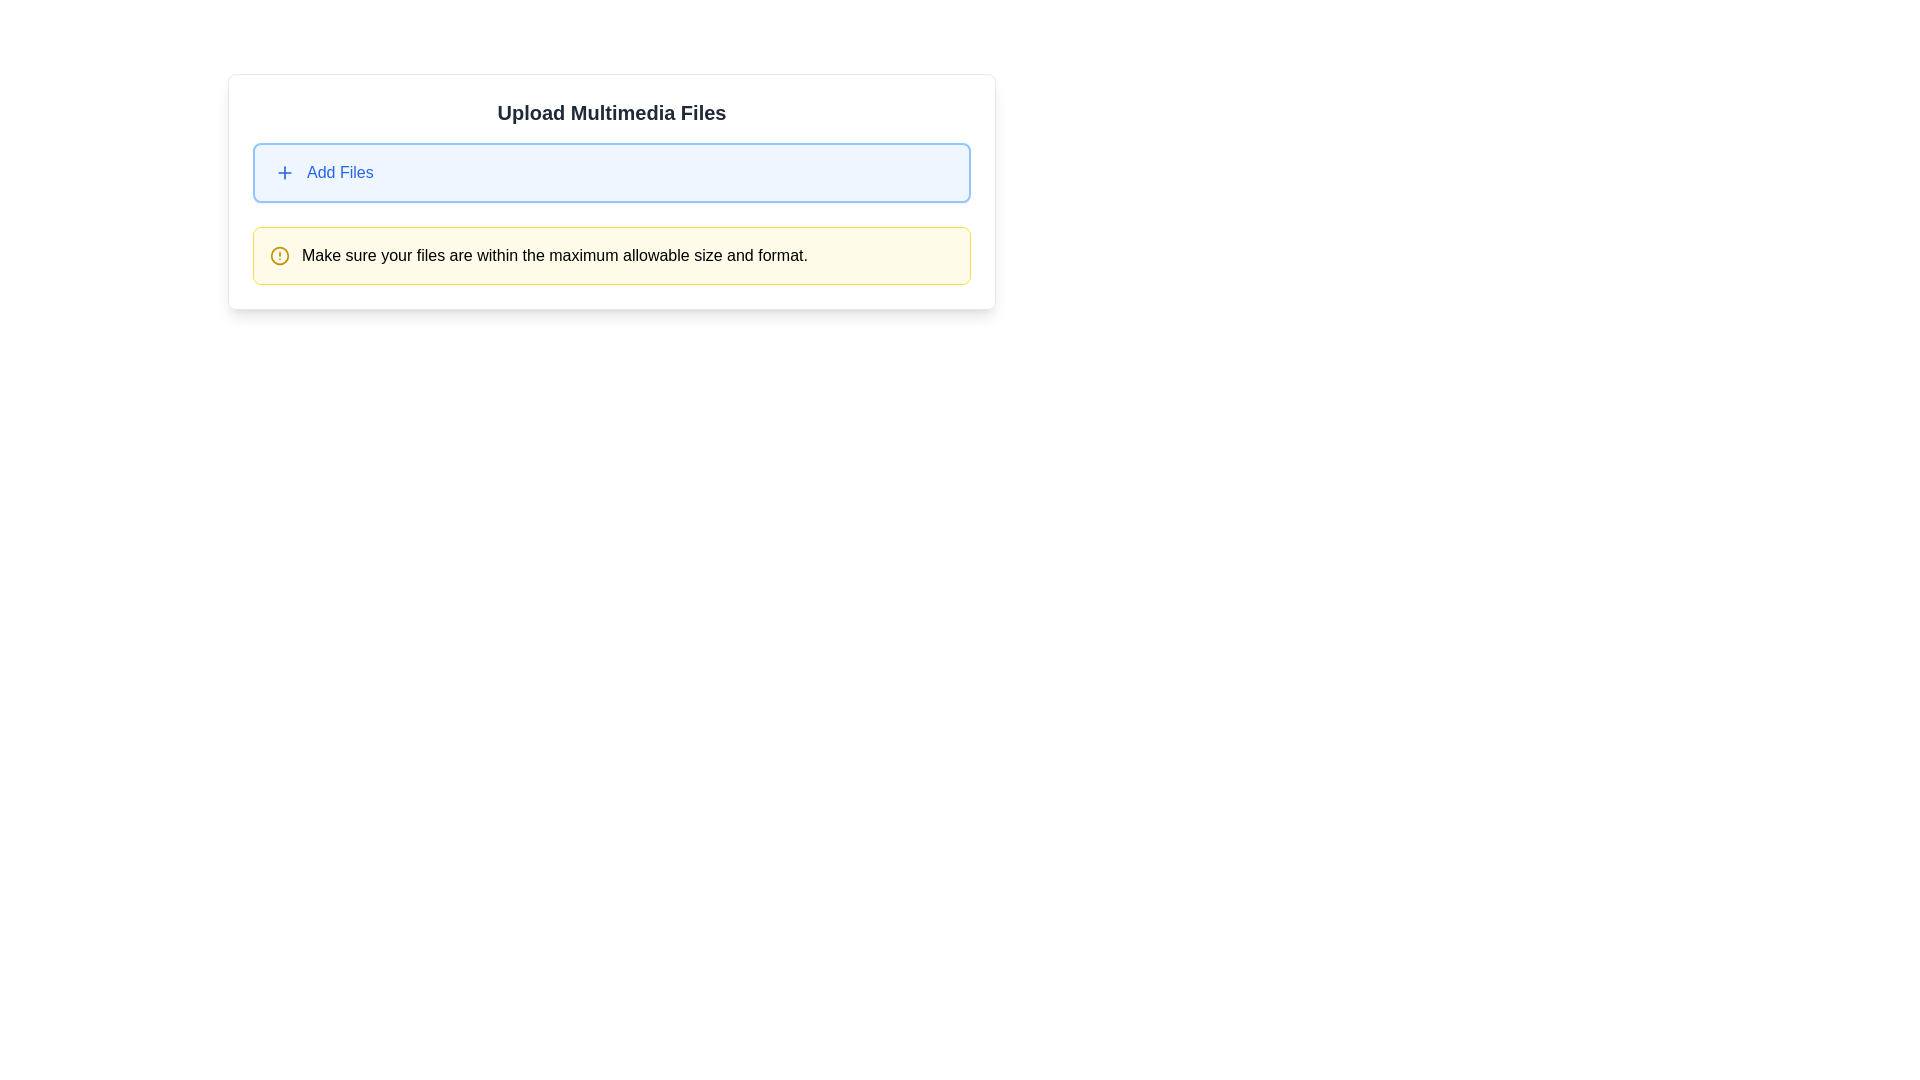  What do you see at coordinates (278, 254) in the screenshot?
I see `the central circle of the warning icon, which is located to the left of the cautionary text regarding file size and format` at bounding box center [278, 254].